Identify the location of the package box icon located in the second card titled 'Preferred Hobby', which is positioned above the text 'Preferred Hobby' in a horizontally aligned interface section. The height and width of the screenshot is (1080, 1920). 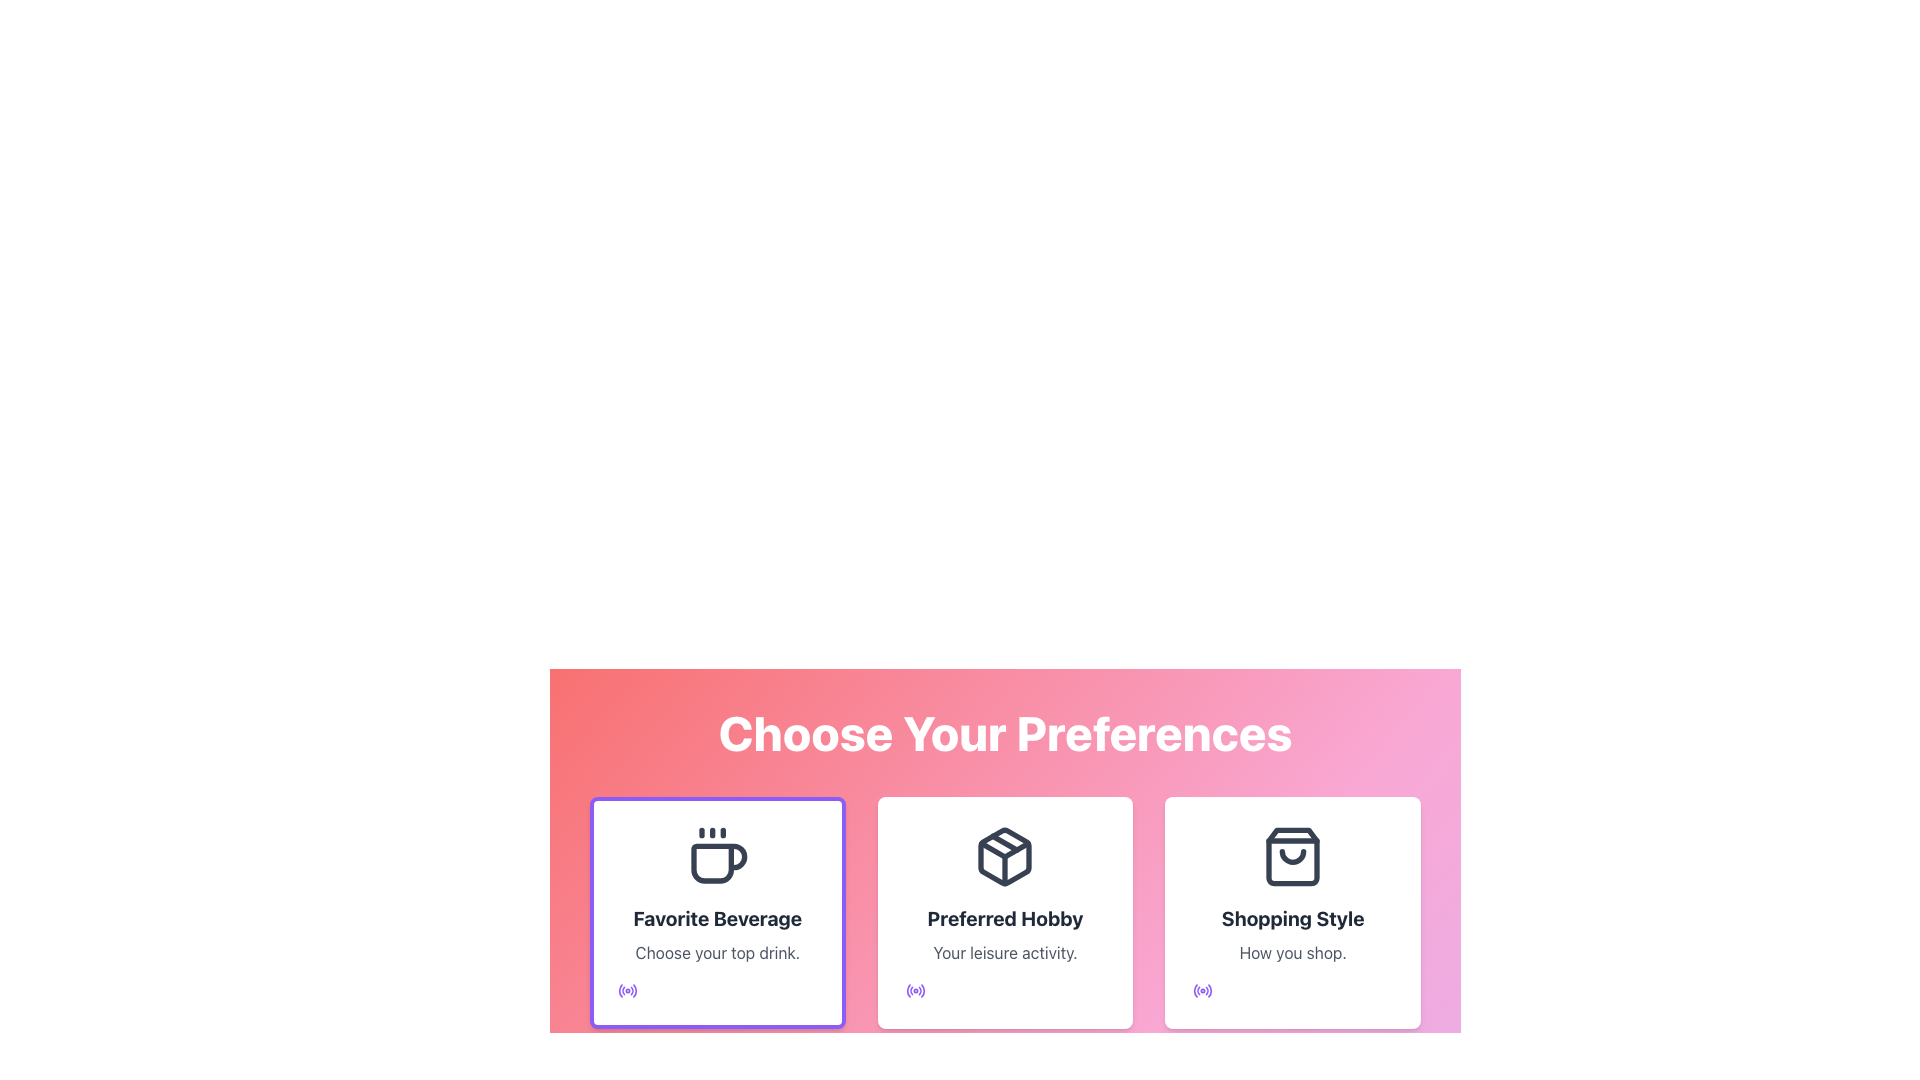
(1005, 855).